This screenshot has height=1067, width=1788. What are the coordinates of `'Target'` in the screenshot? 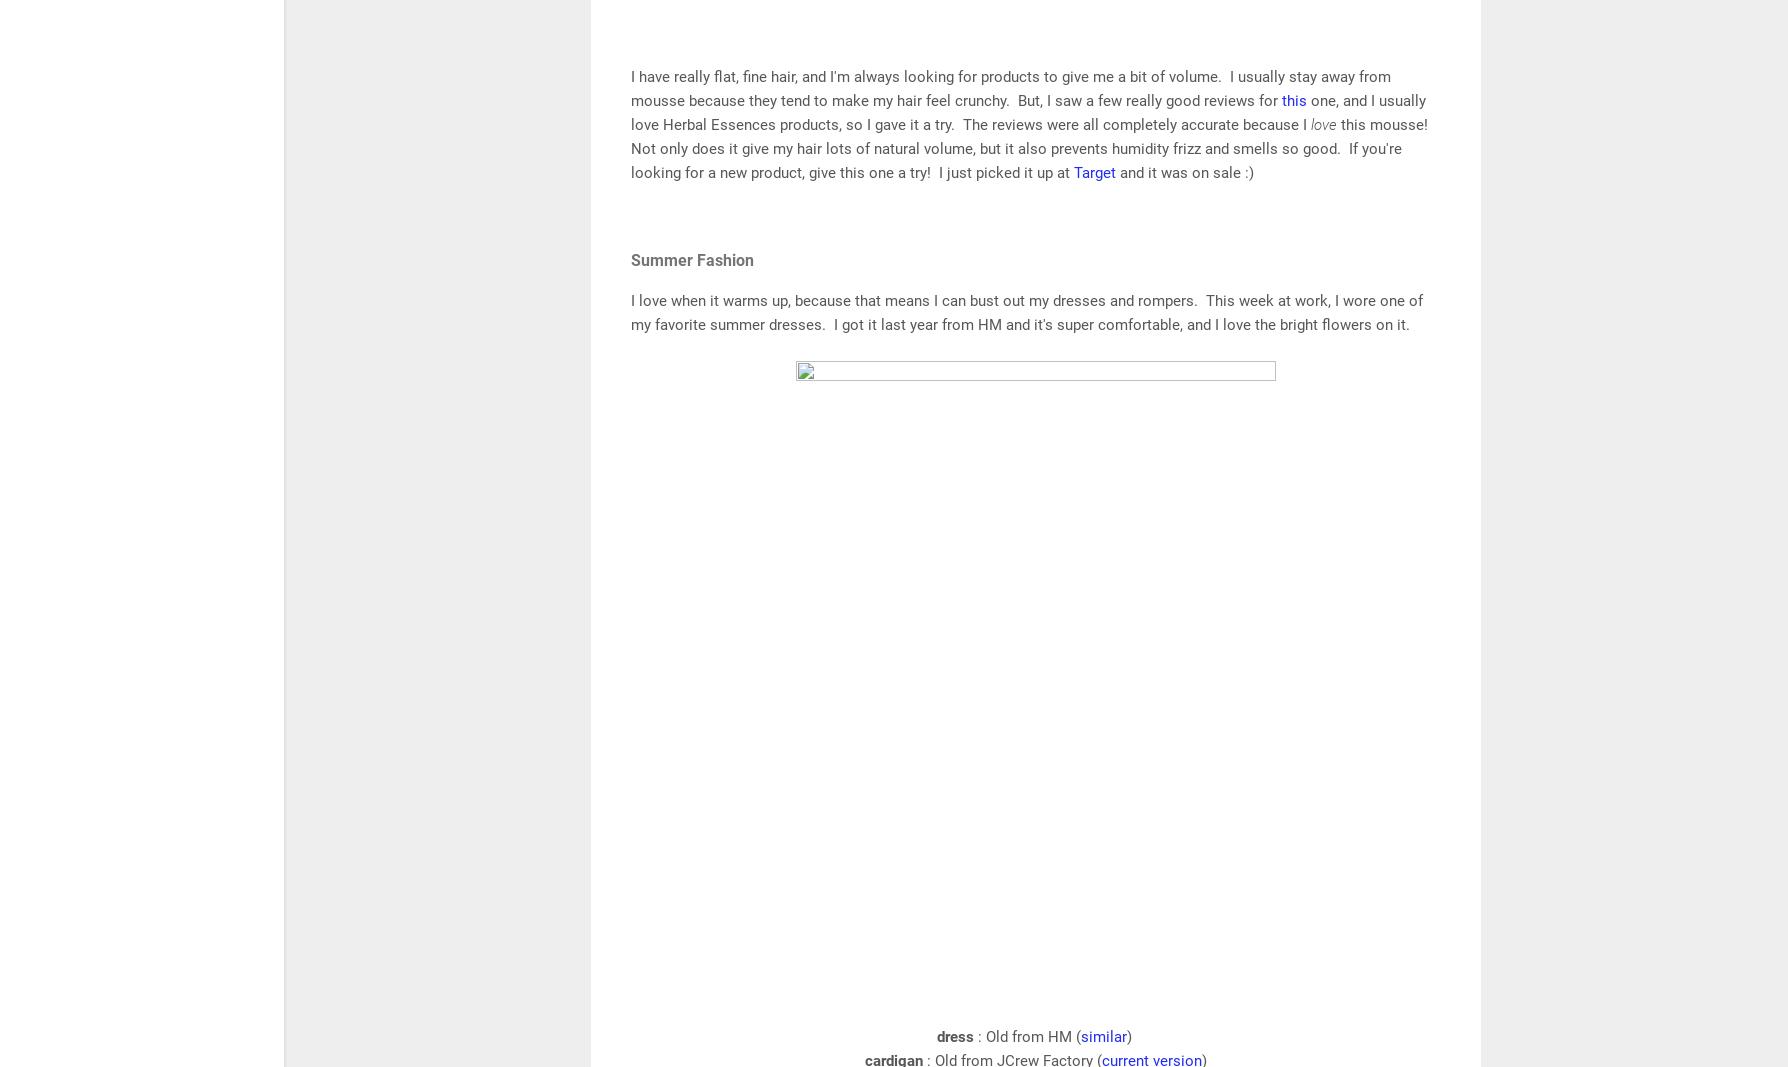 It's located at (1096, 171).